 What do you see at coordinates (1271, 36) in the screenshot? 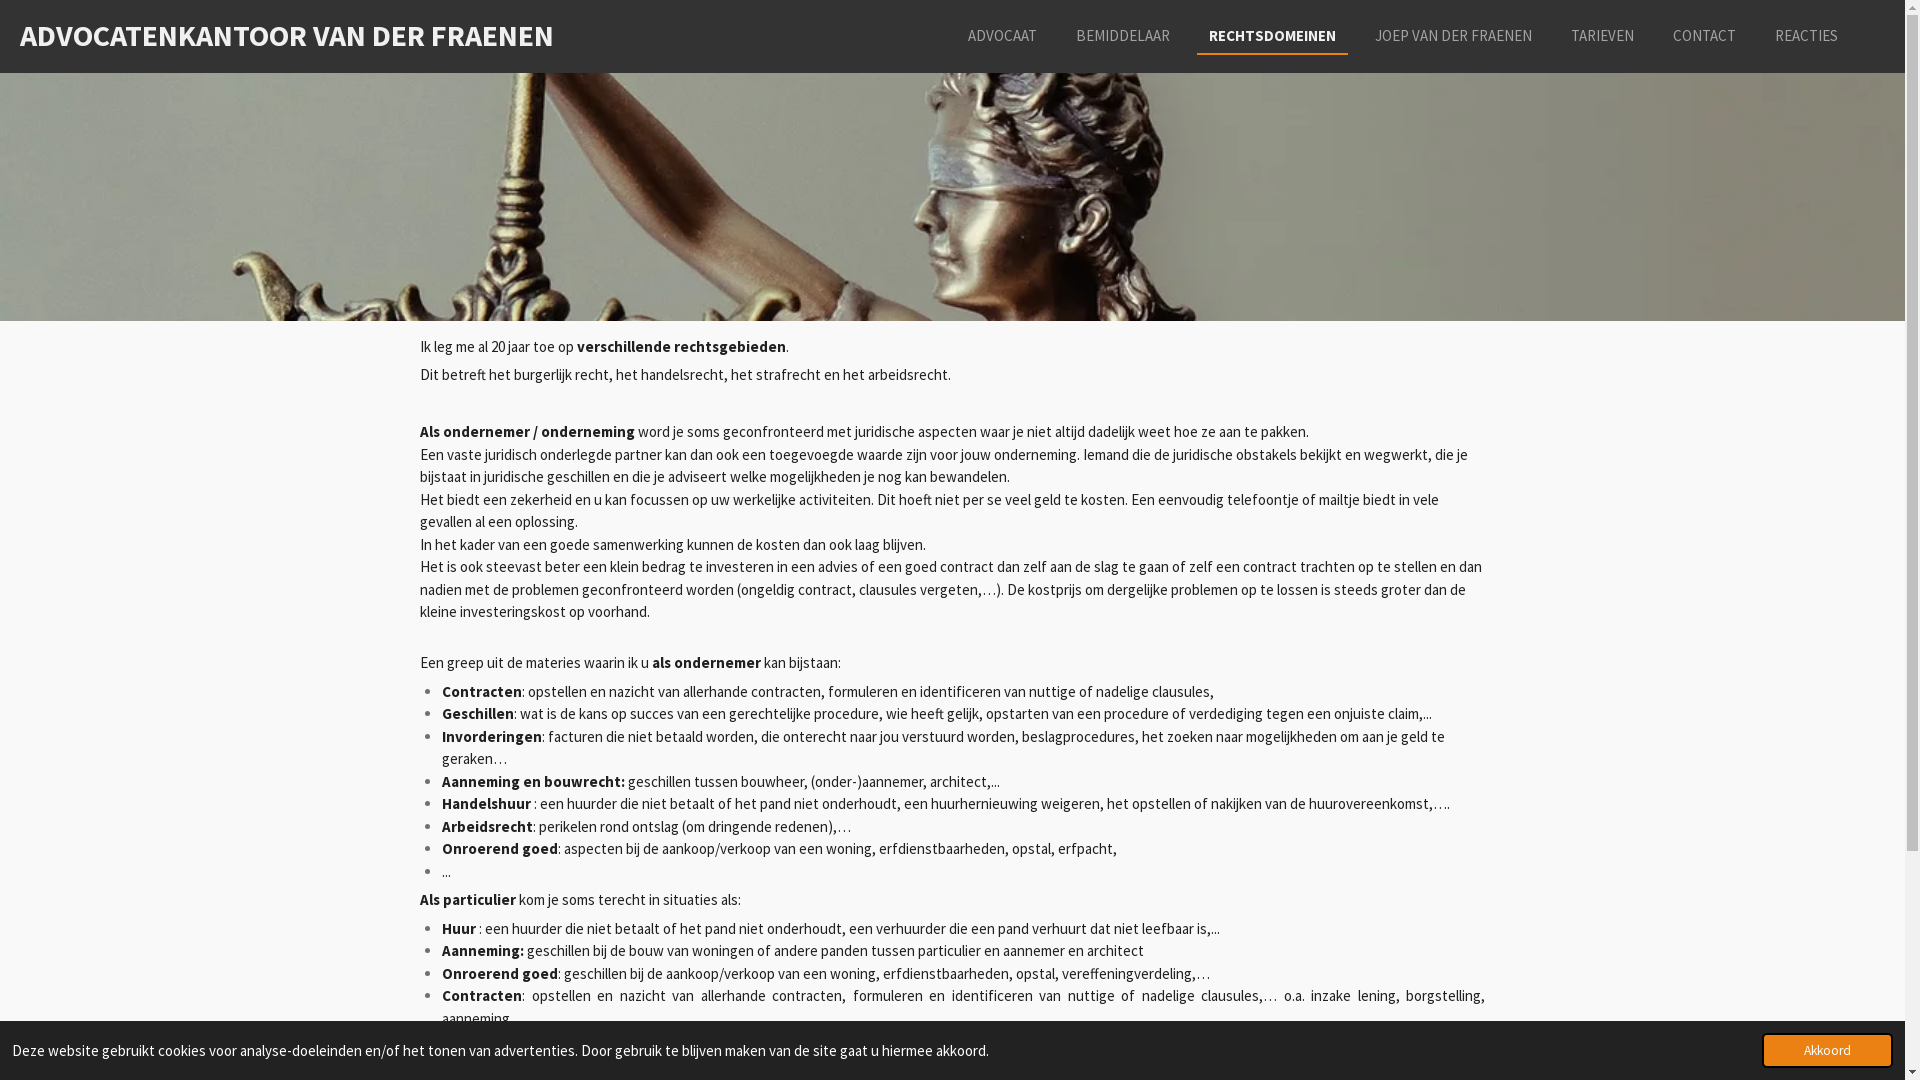
I see `'RECHTSDOMEINEN'` at bounding box center [1271, 36].